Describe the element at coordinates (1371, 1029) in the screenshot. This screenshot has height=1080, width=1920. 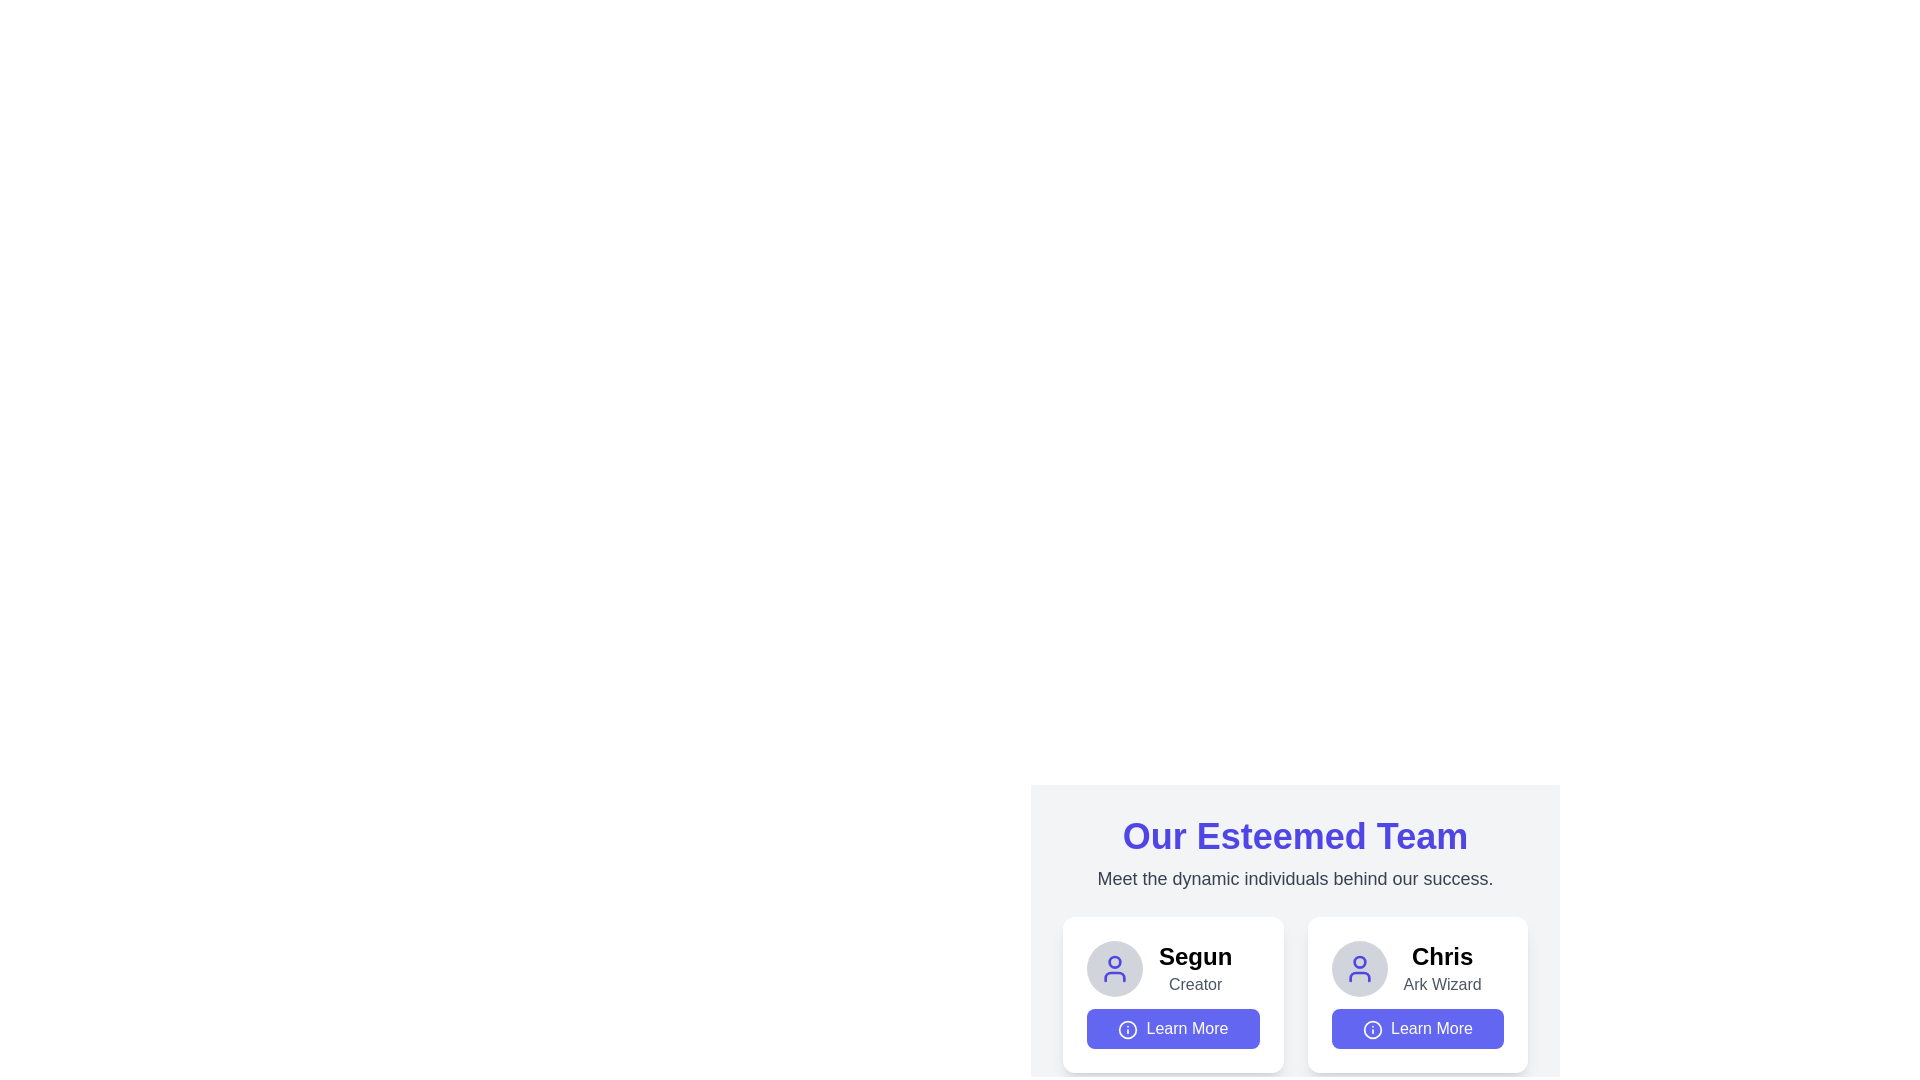
I see `the SVG circle that serves as a decorative element above the 'Learn More' button in the first card under 'Segun, Creator.'` at that location.